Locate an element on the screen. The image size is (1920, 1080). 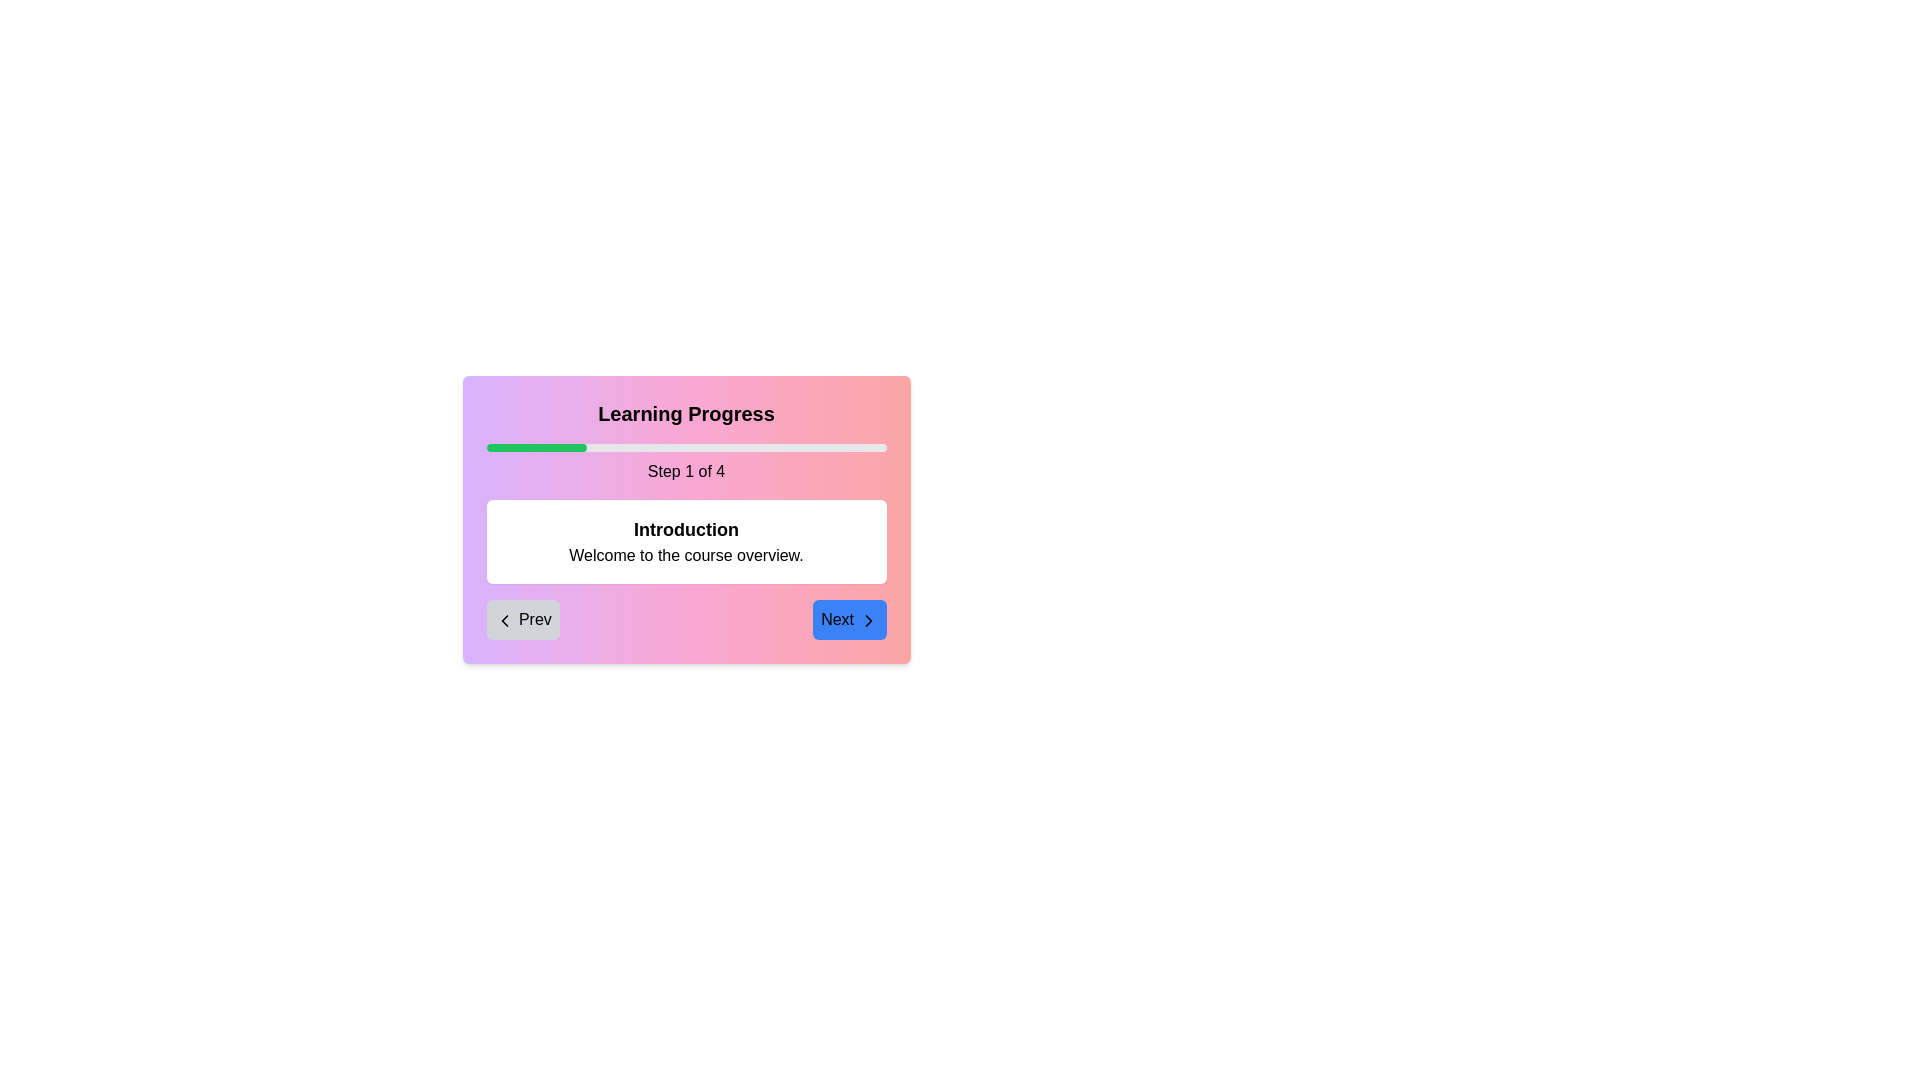
the progress bar segment indicating 25% completion in the 'Learning Progress' section, located near the top of the card under the title is located at coordinates (536, 446).